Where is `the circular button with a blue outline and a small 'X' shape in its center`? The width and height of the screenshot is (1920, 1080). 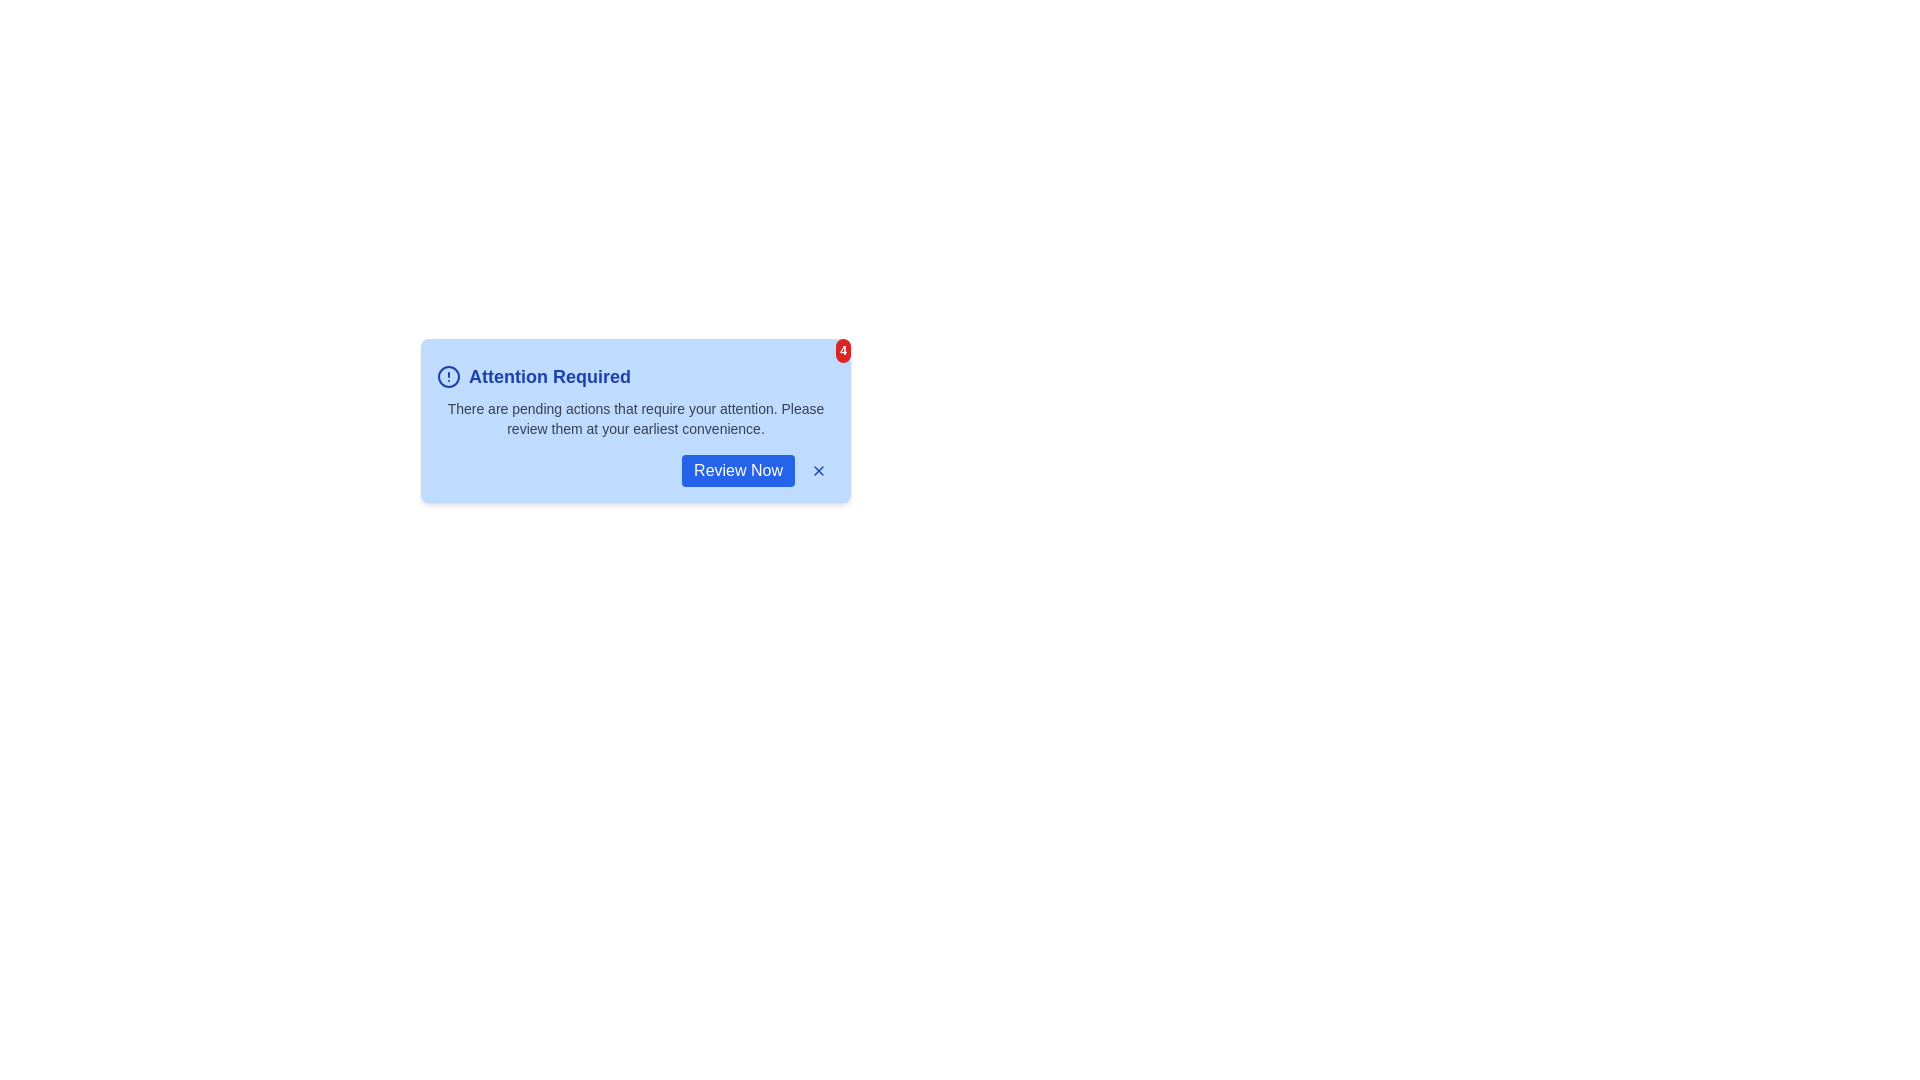
the circular button with a blue outline and a small 'X' shape in its center is located at coordinates (819, 470).